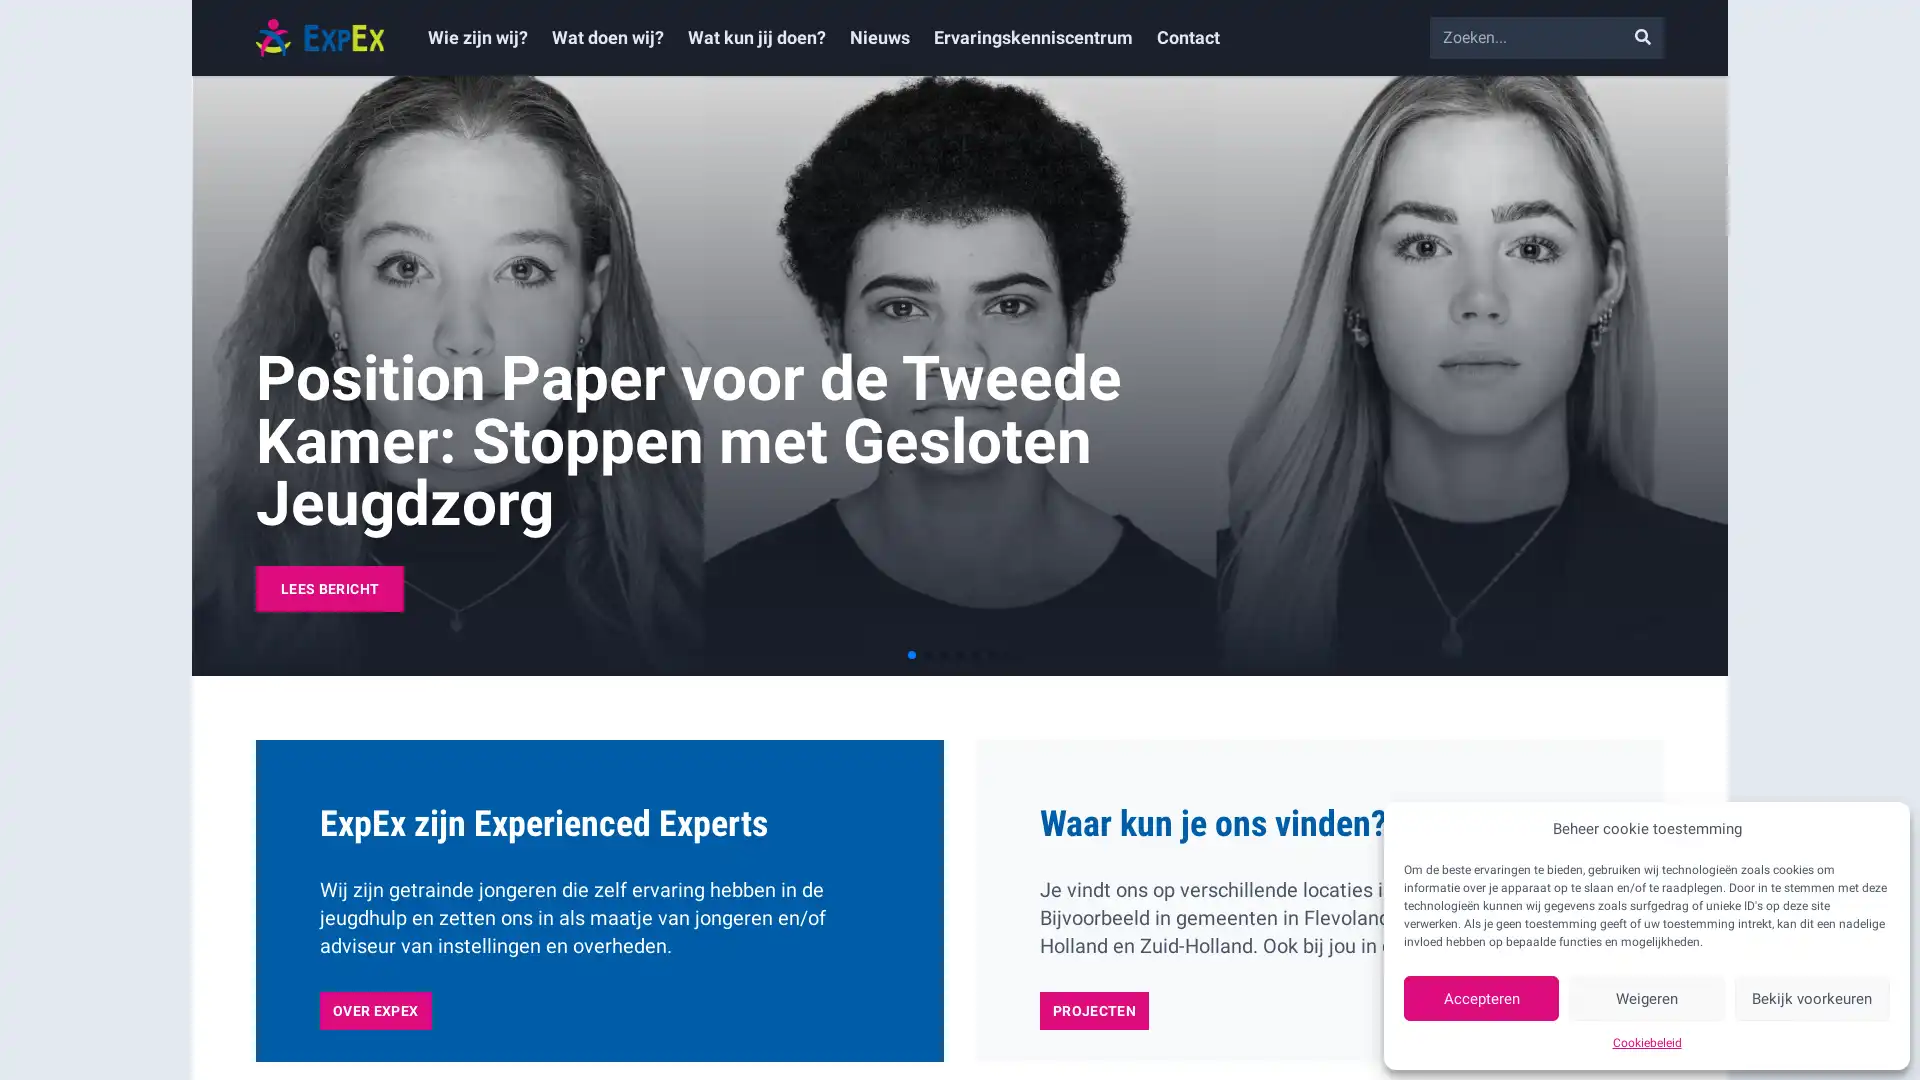 Image resolution: width=1920 pixels, height=1080 pixels. What do you see at coordinates (943, 655) in the screenshot?
I see `Go to slide 3` at bounding box center [943, 655].